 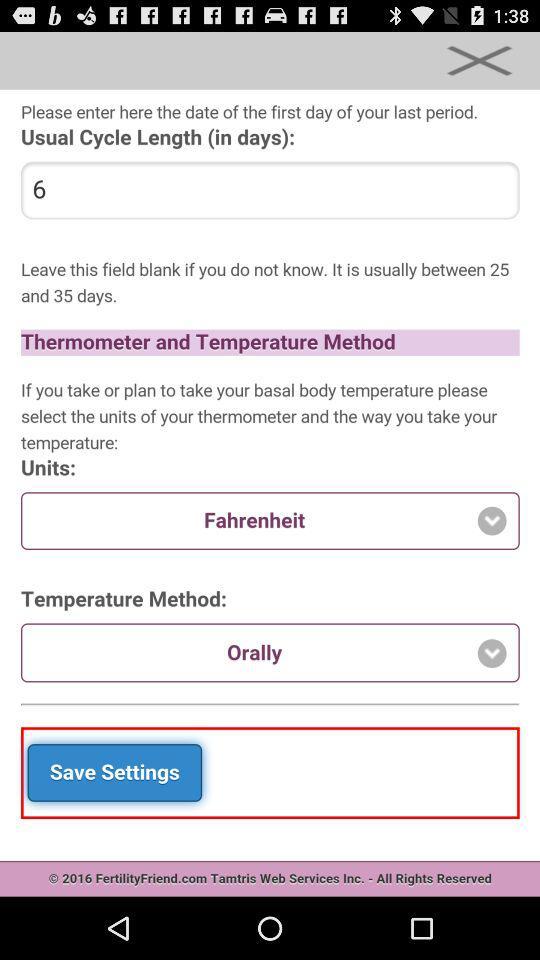 I want to click on main screen, so click(x=270, y=492).